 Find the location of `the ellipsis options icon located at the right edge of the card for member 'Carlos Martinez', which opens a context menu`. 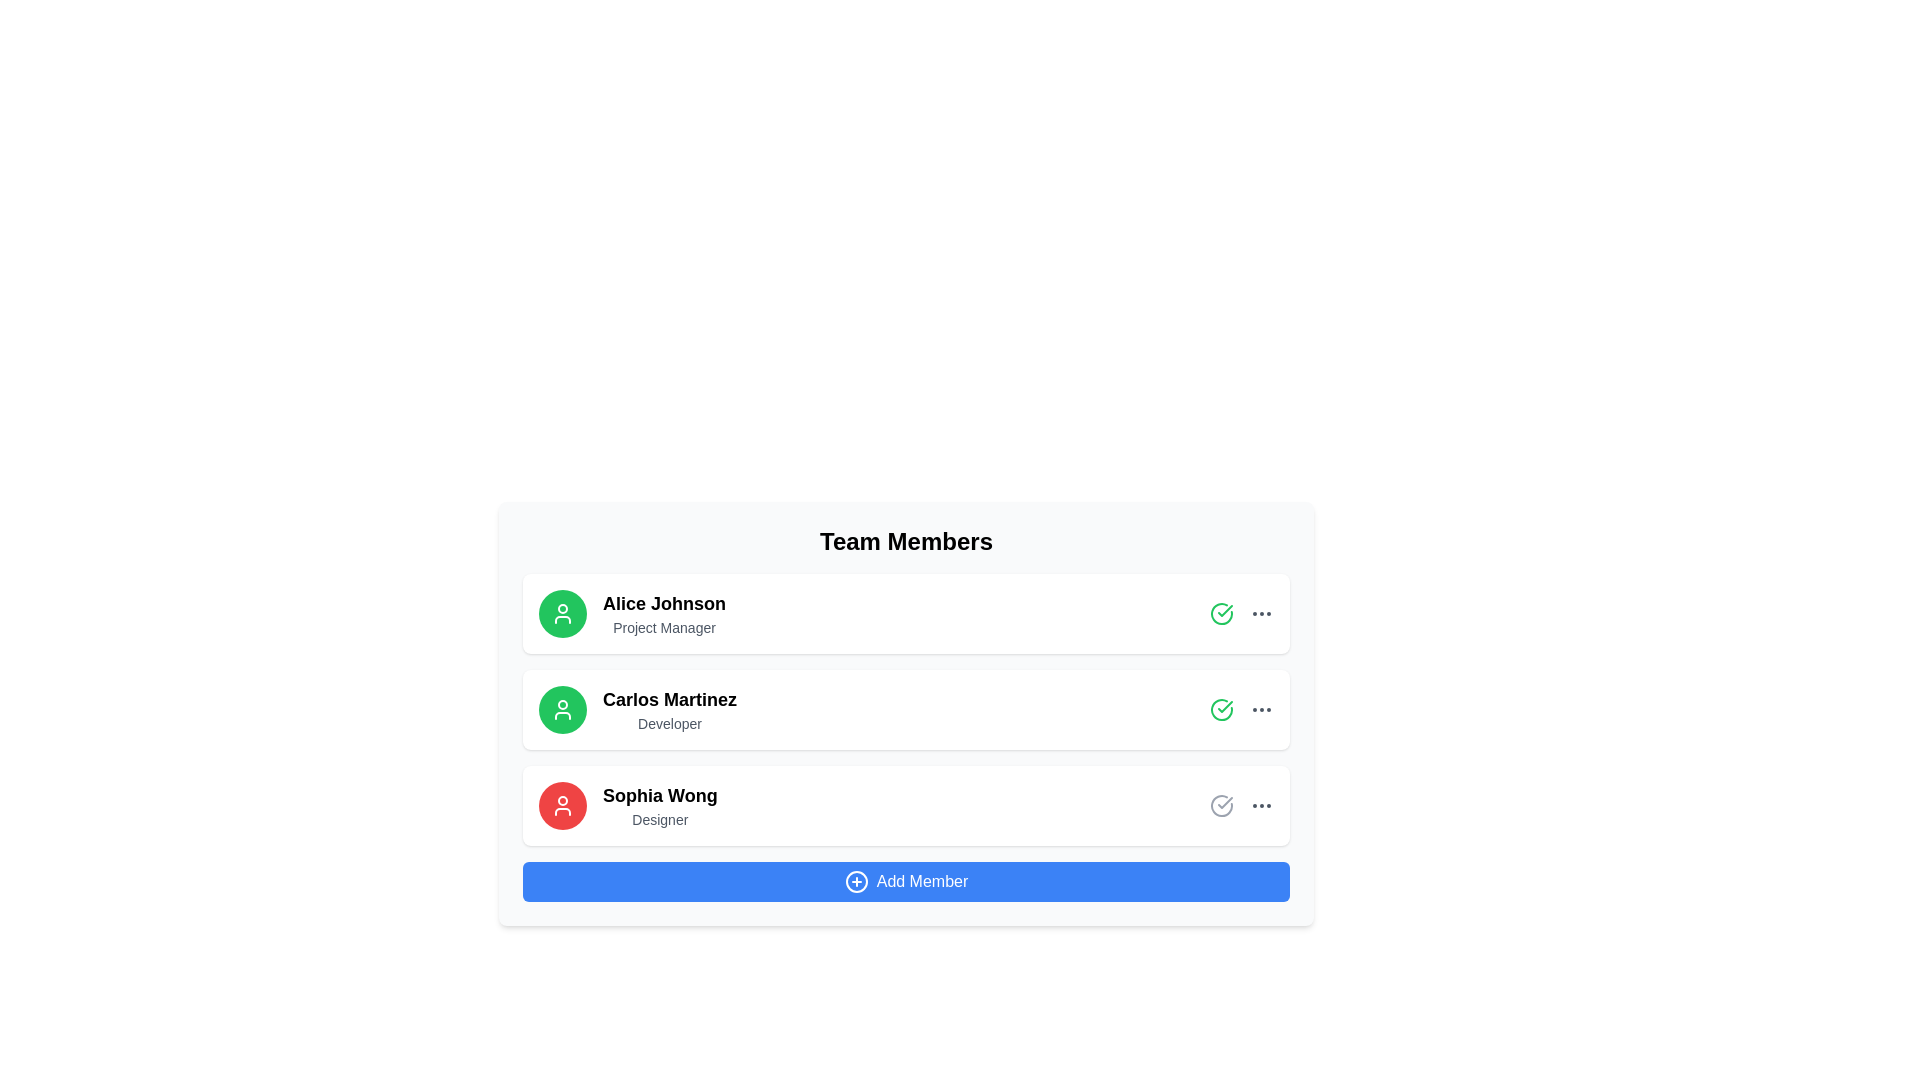

the ellipsis options icon located at the right edge of the card for member 'Carlos Martinez', which opens a context menu is located at coordinates (1261, 708).